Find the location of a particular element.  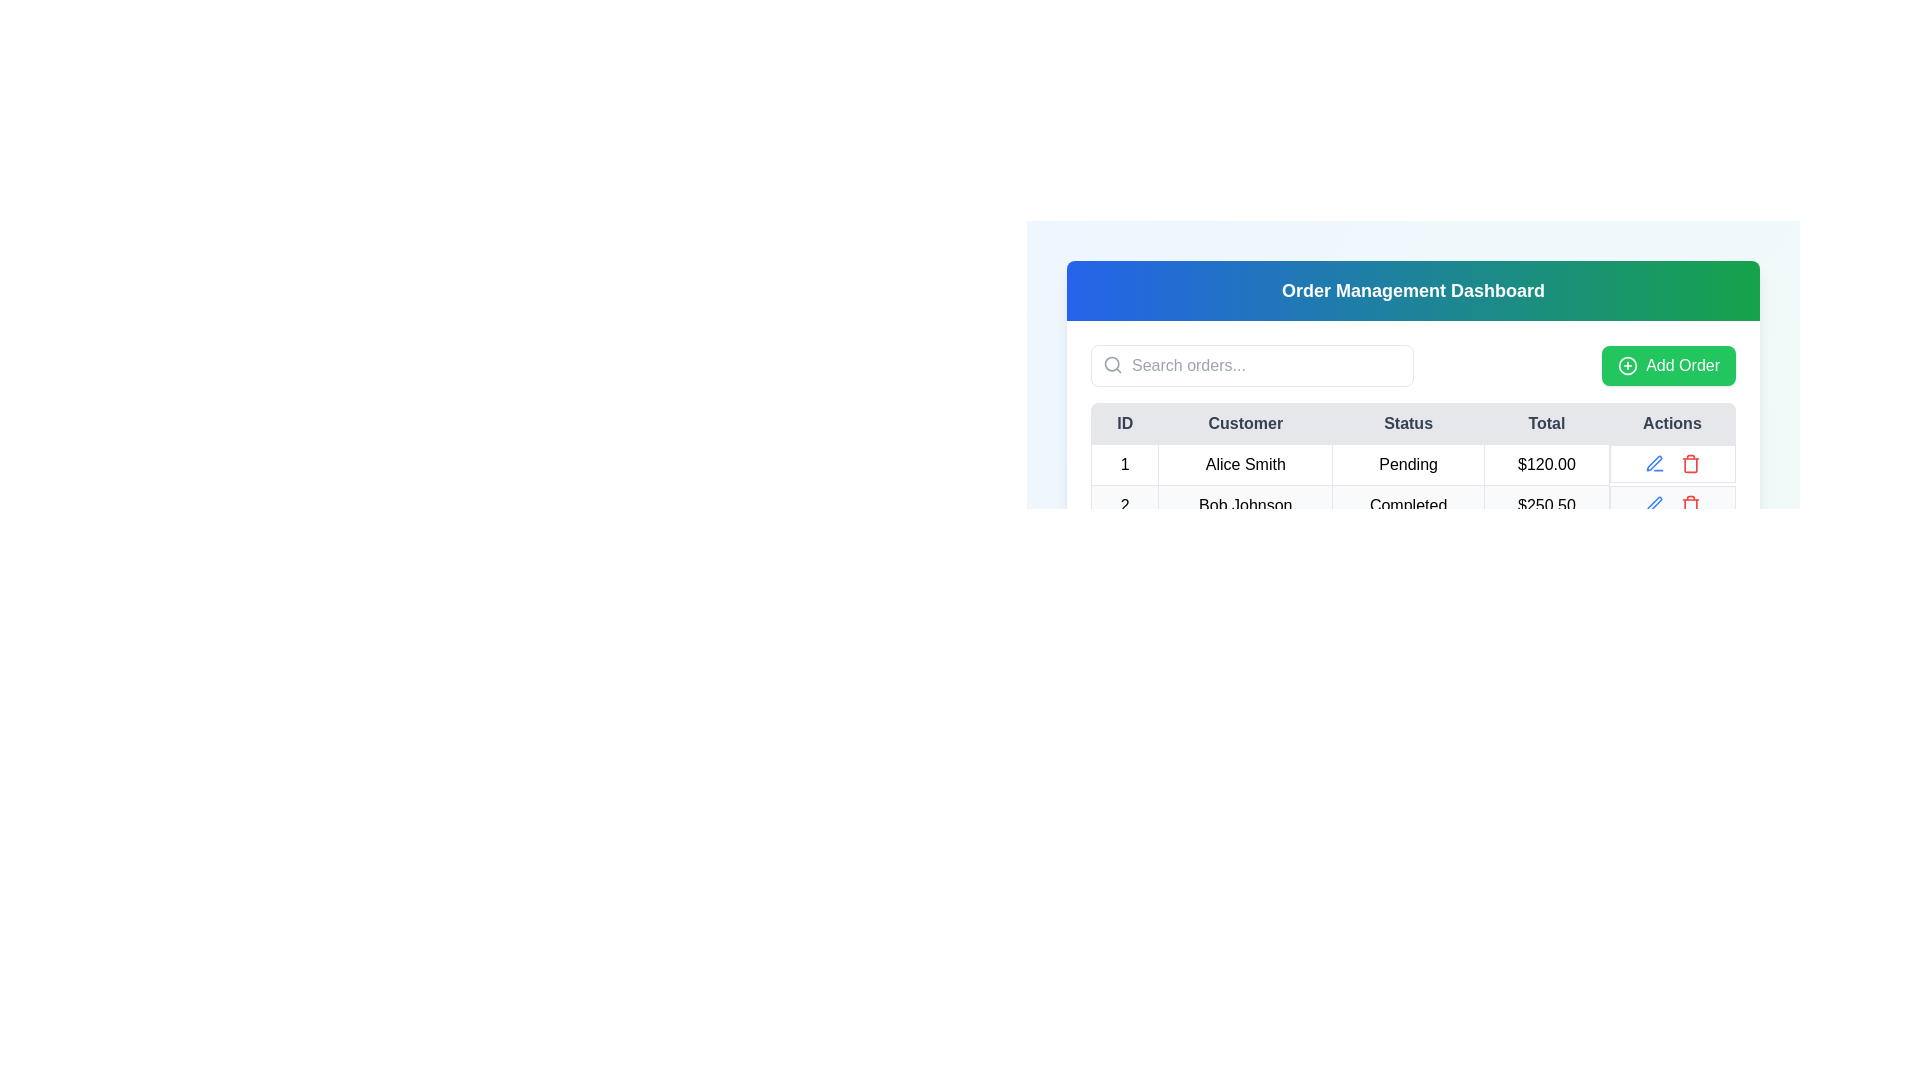

the static text displaying the order status for 'Alice Smith' in the third column of the table is located at coordinates (1407, 465).